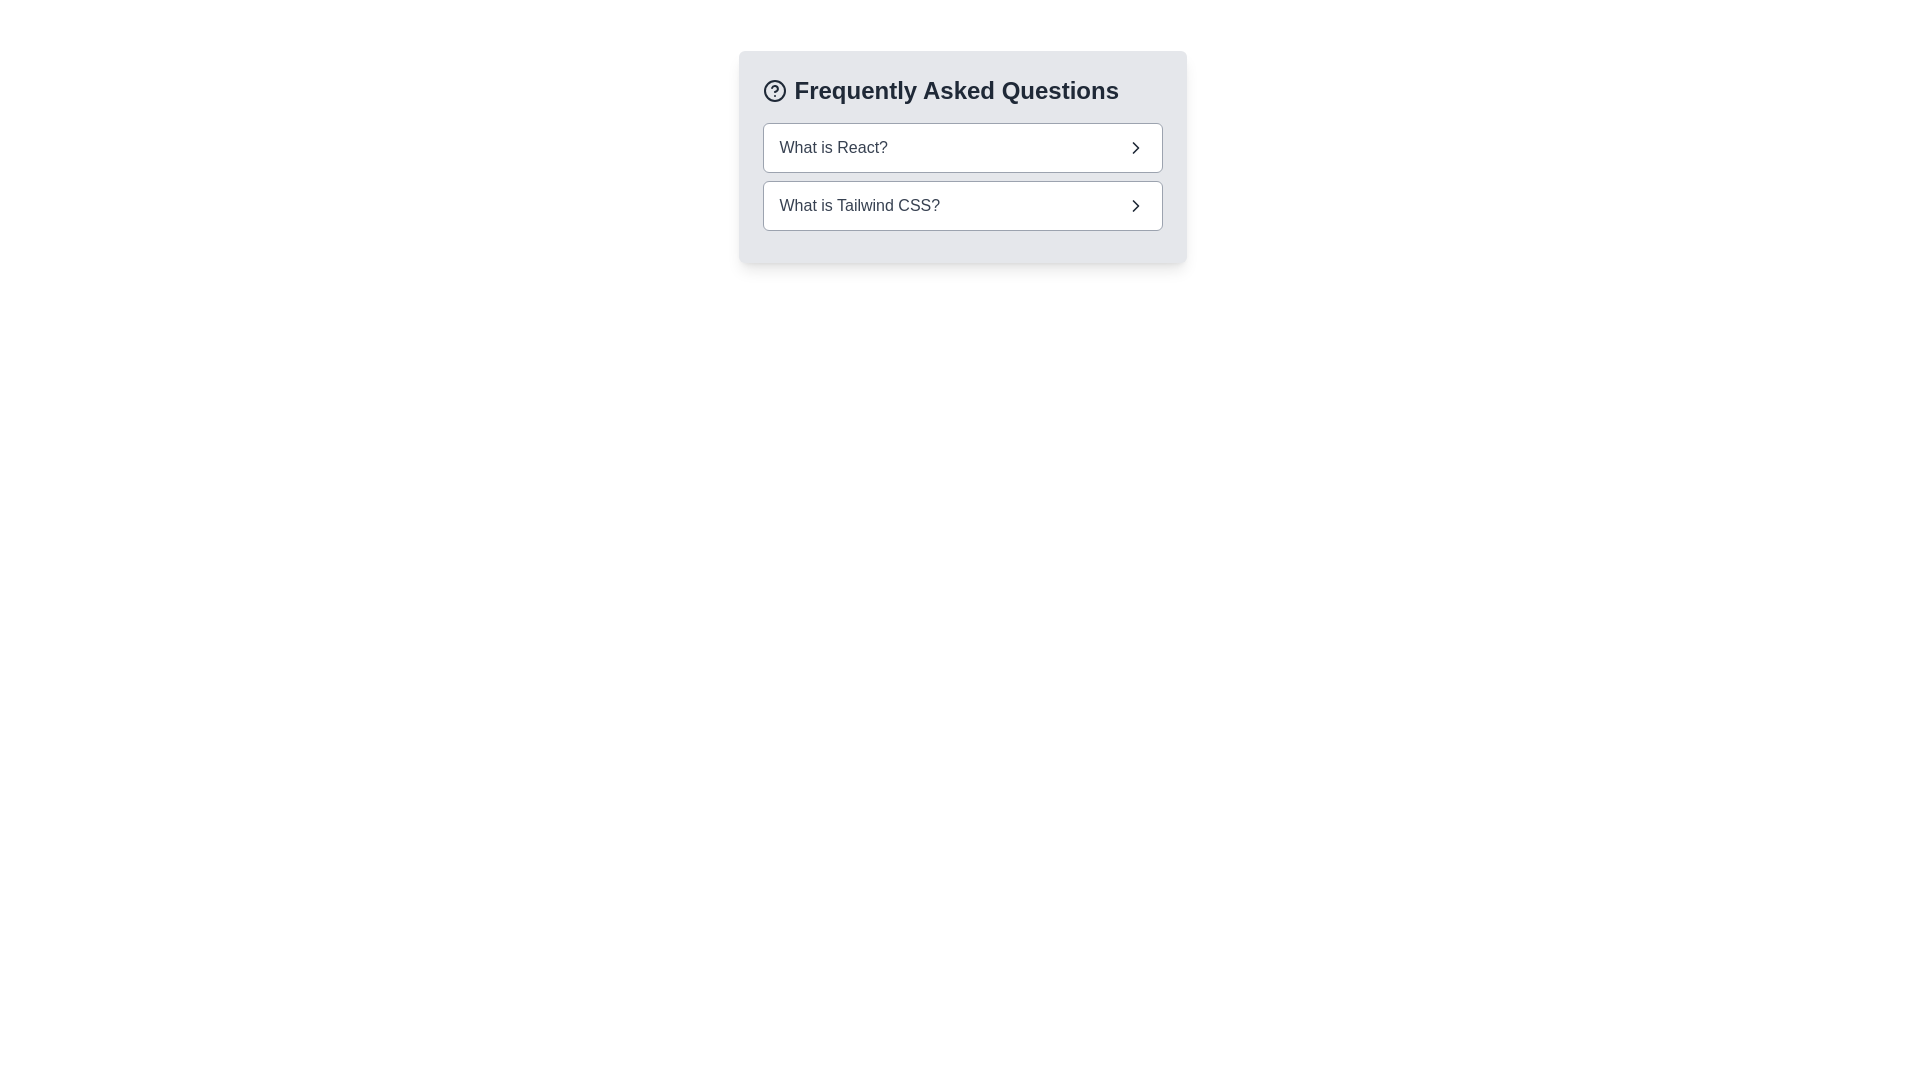 The height and width of the screenshot is (1080, 1920). I want to click on the 'What is React?' button located in the FAQ panel, so click(962, 156).